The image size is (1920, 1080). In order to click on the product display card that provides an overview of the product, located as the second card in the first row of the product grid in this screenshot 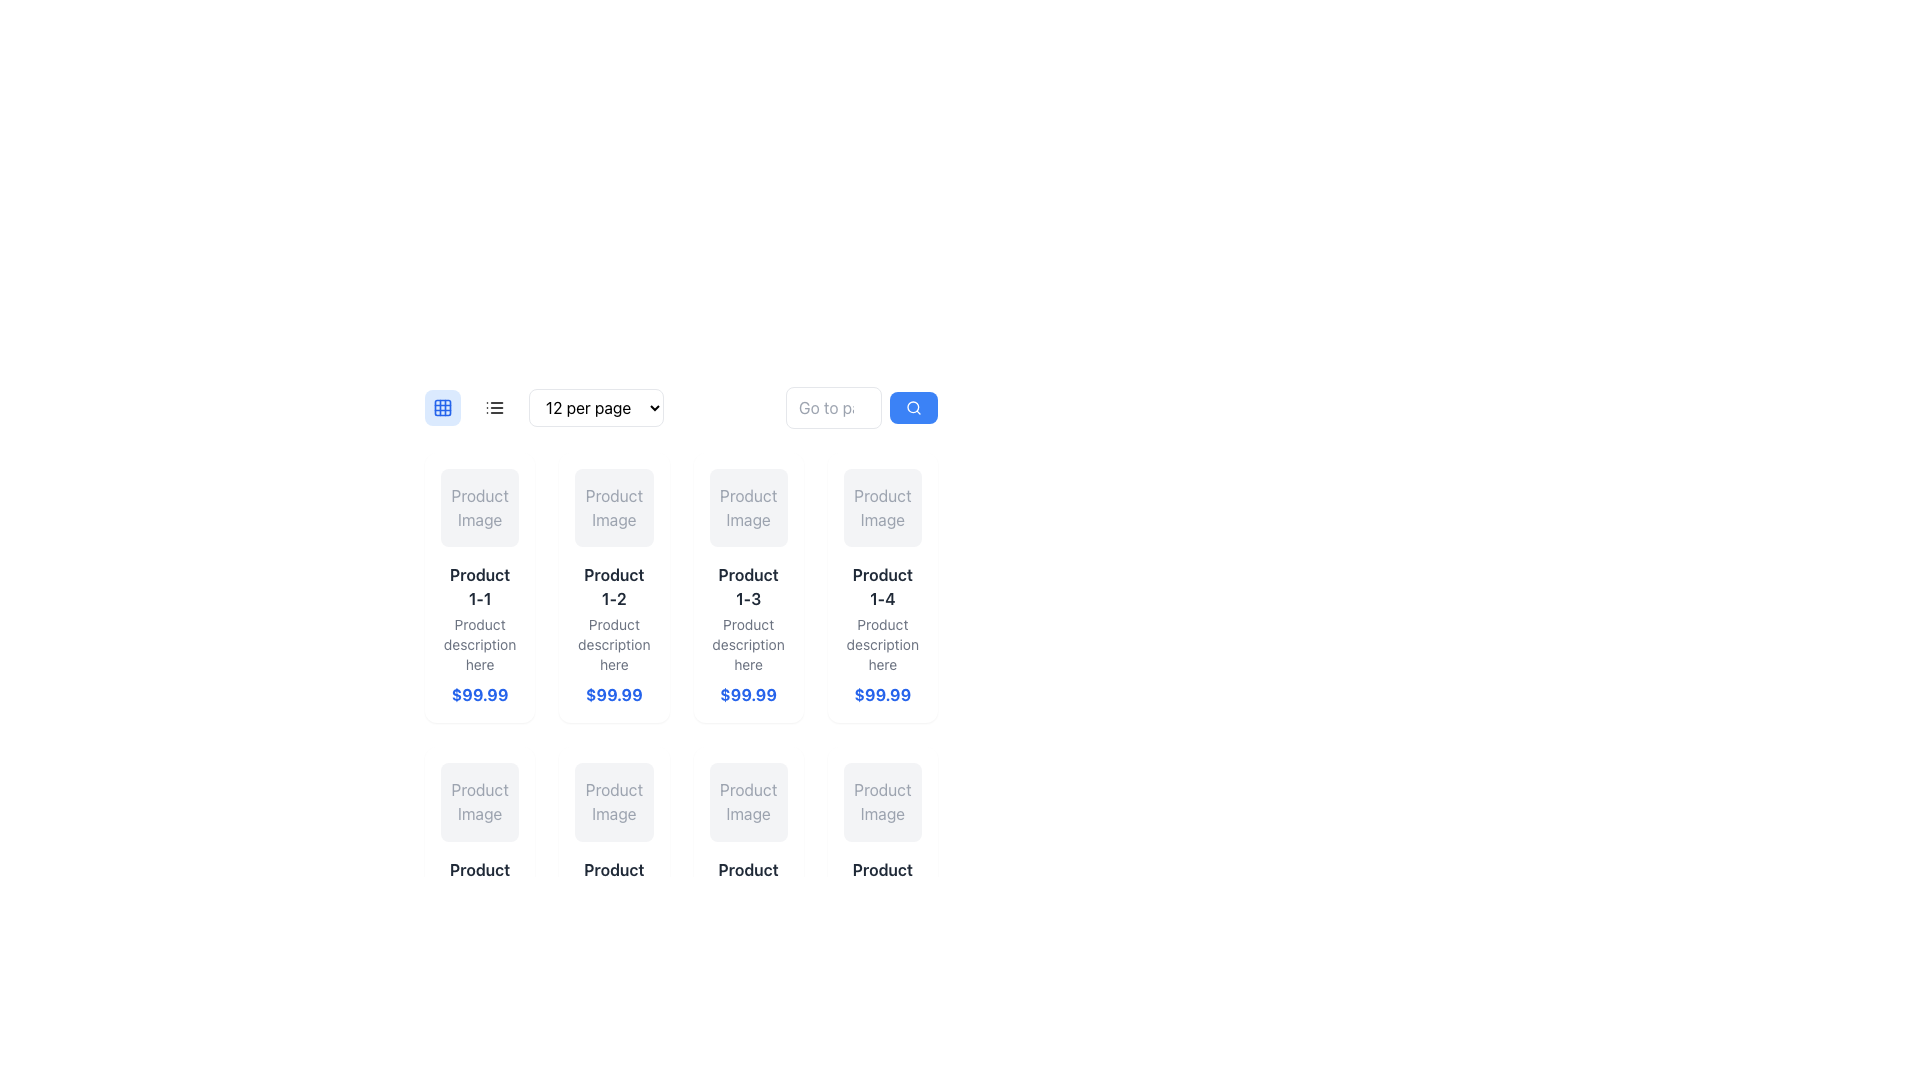, I will do `click(613, 587)`.